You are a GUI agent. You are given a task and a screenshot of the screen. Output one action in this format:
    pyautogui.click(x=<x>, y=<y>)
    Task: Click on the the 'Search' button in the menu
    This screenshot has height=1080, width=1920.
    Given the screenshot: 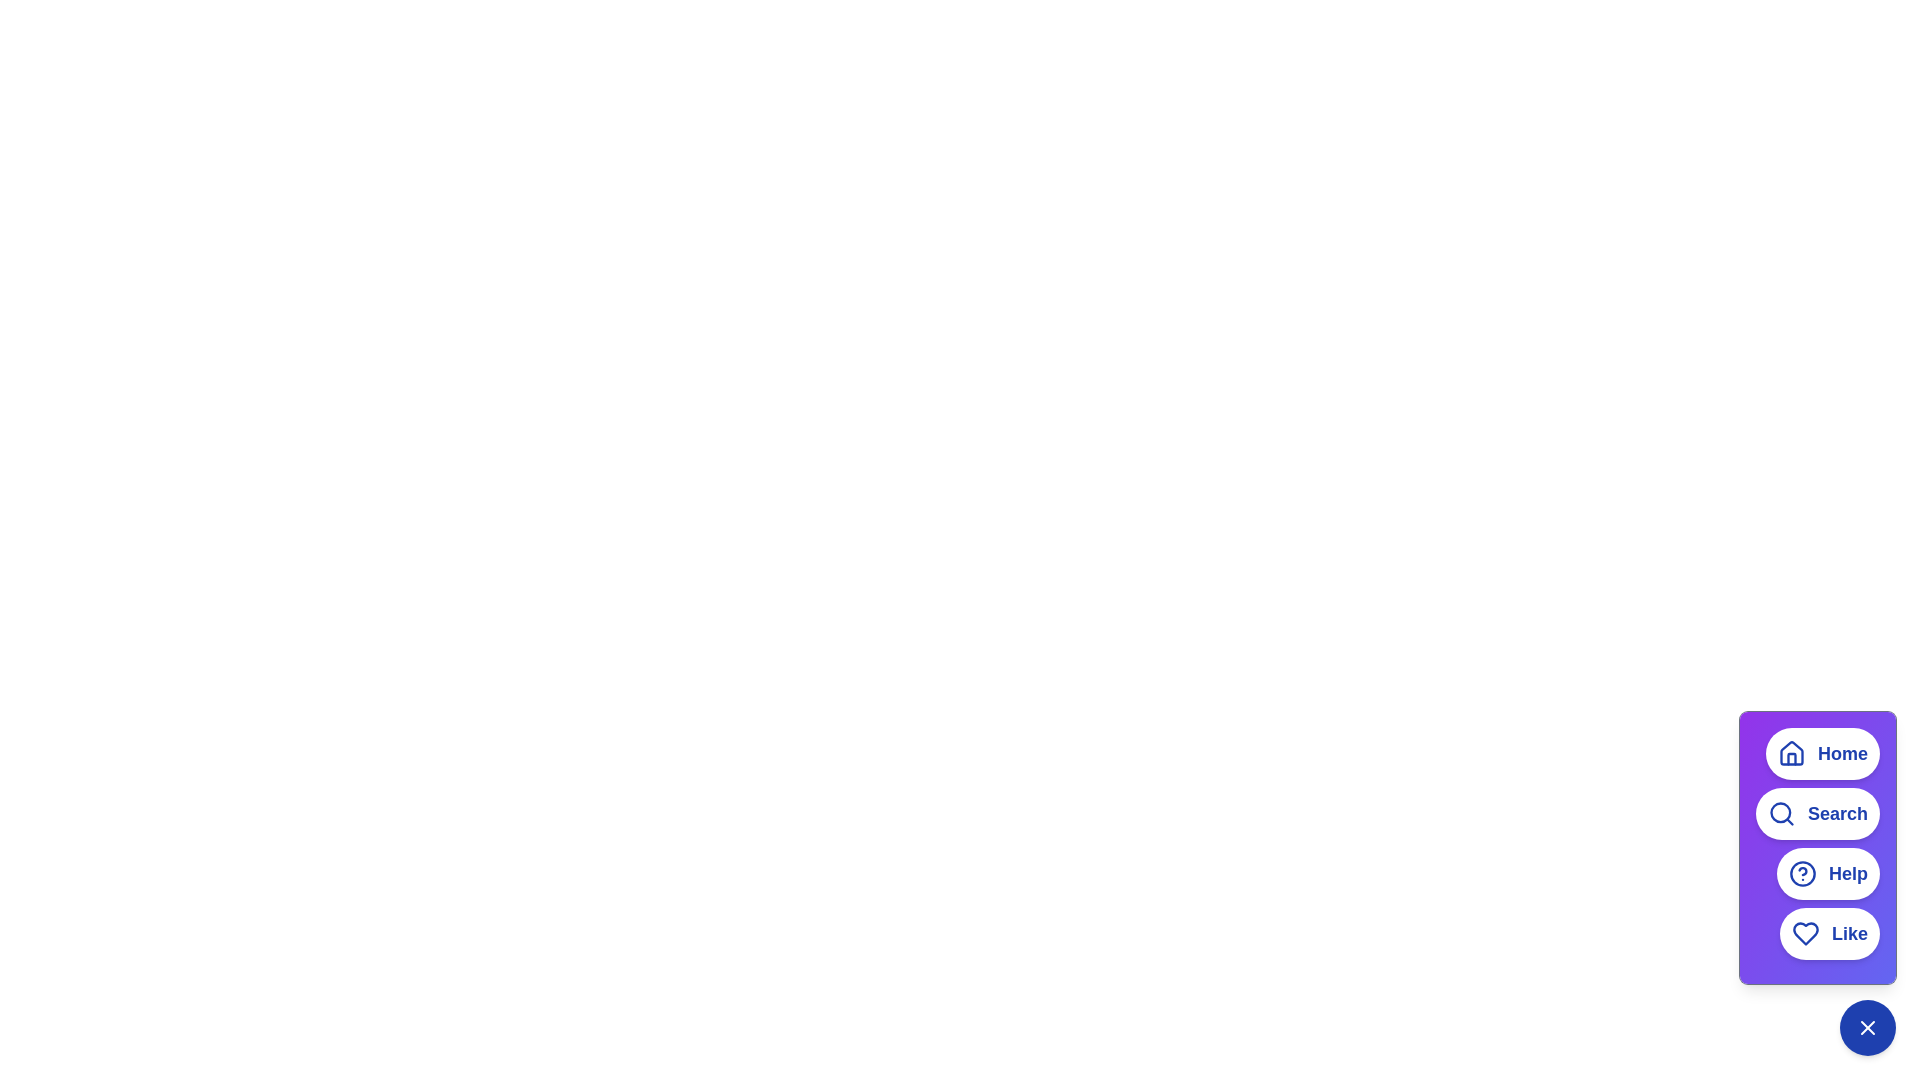 What is the action you would take?
    pyautogui.click(x=1818, y=813)
    